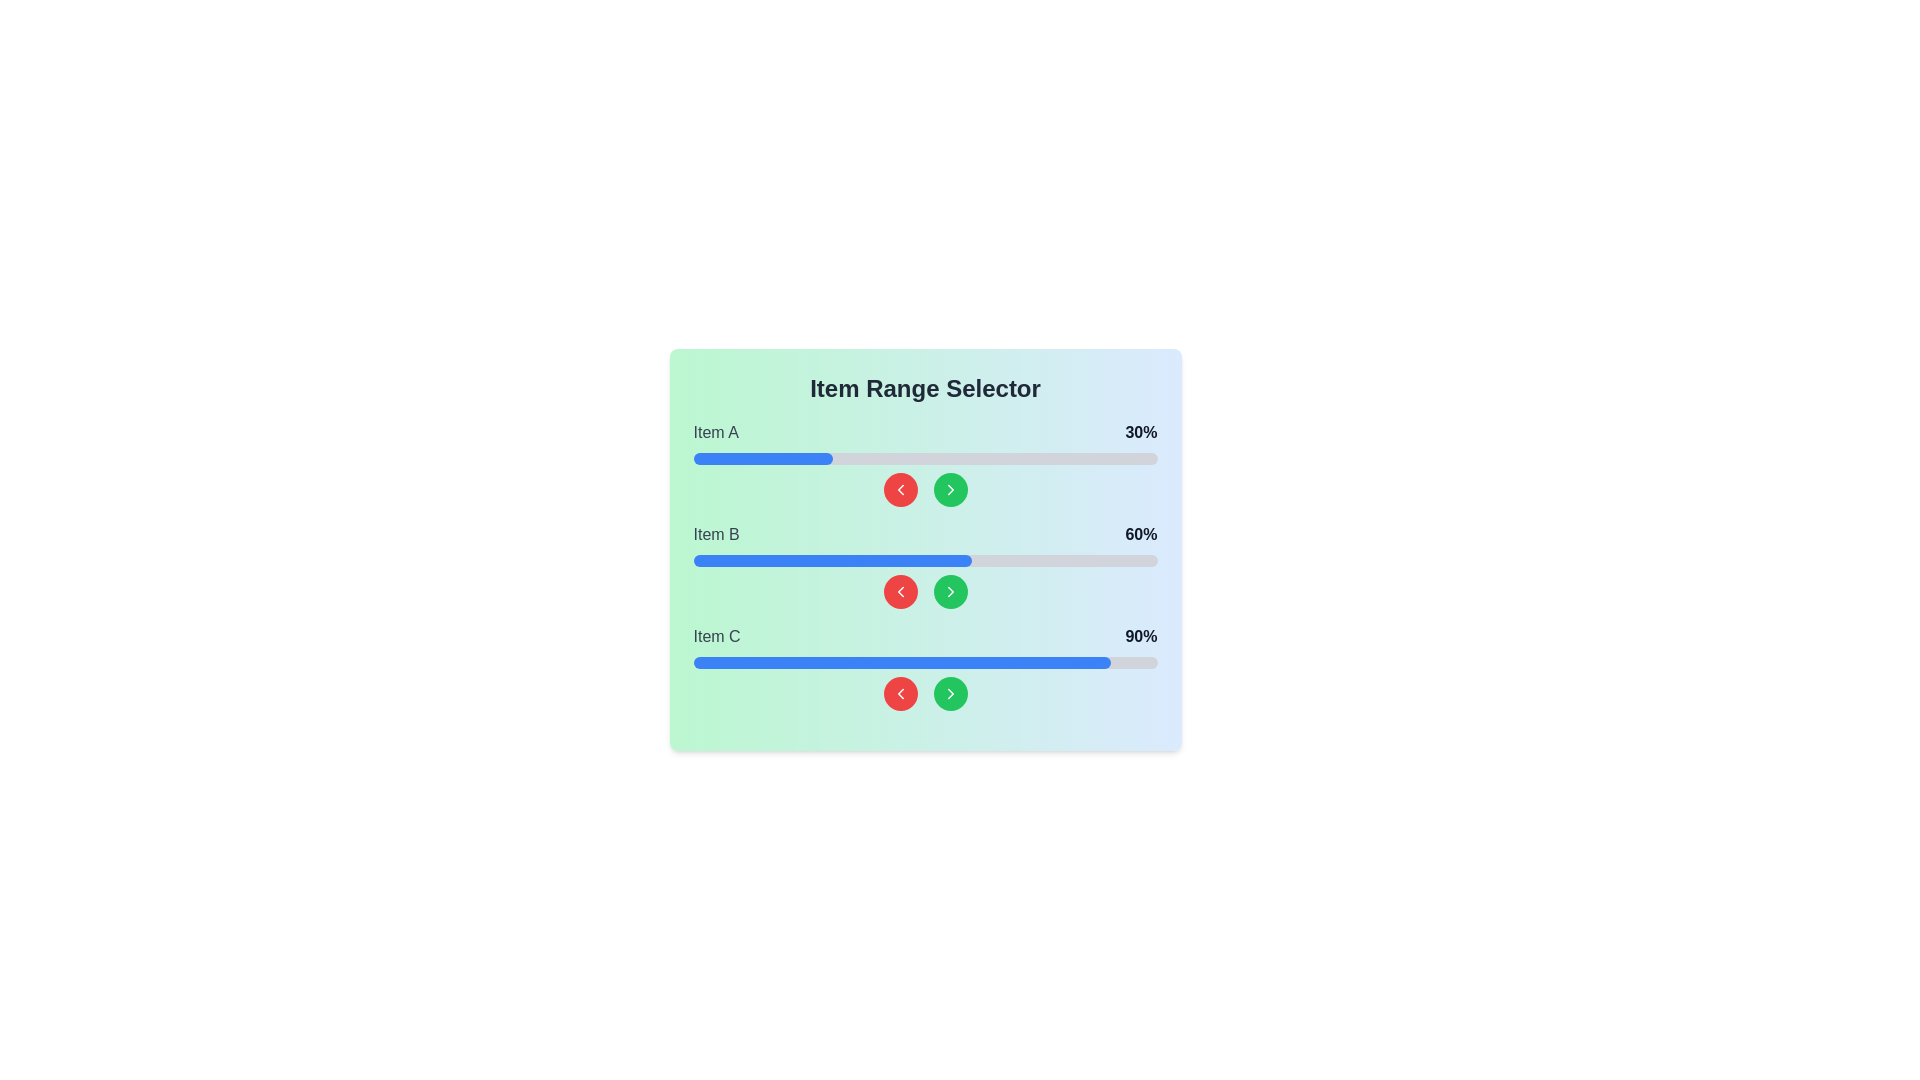 The height and width of the screenshot is (1080, 1920). Describe the element at coordinates (915, 560) in the screenshot. I see `the slider` at that location.